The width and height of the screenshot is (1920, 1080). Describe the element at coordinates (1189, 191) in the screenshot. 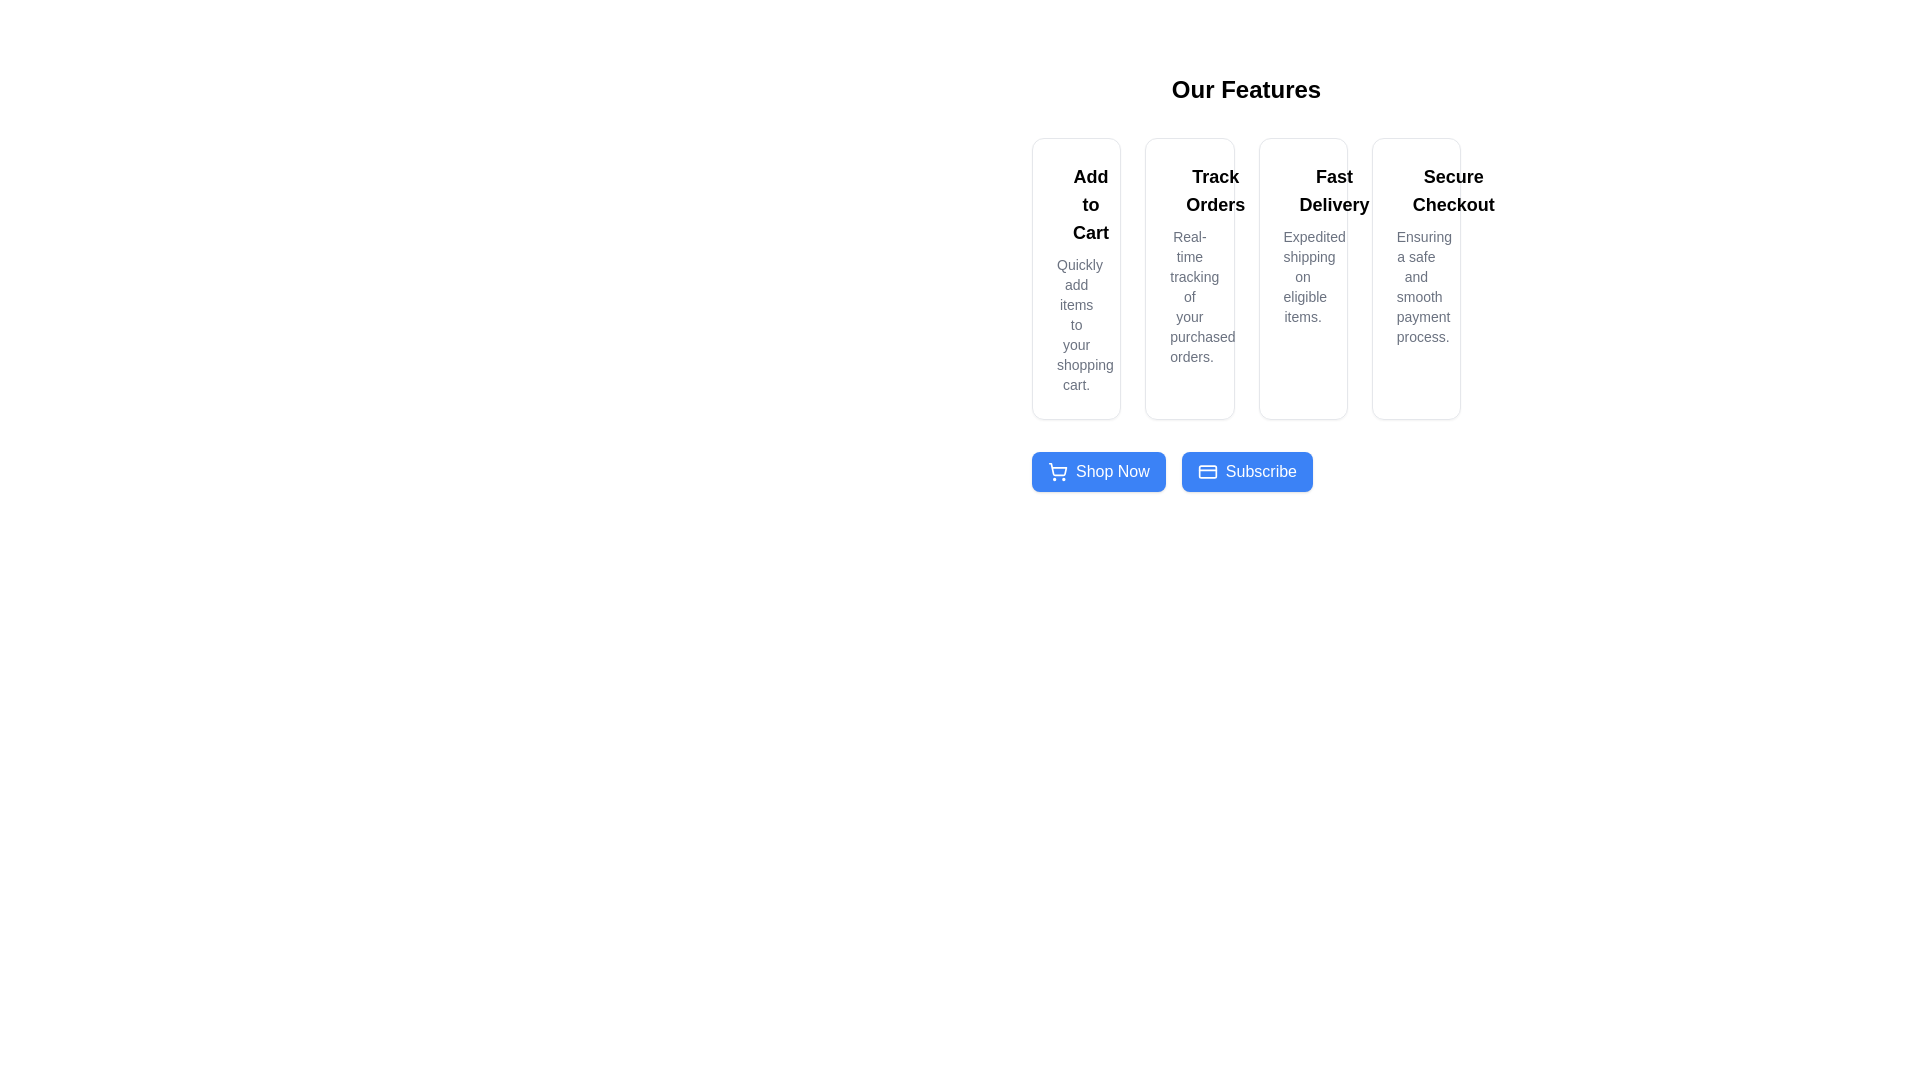

I see `the text label that says 'Track Orders', which is bold and located in the second item of a horizontal feature set, next to an icon` at that location.